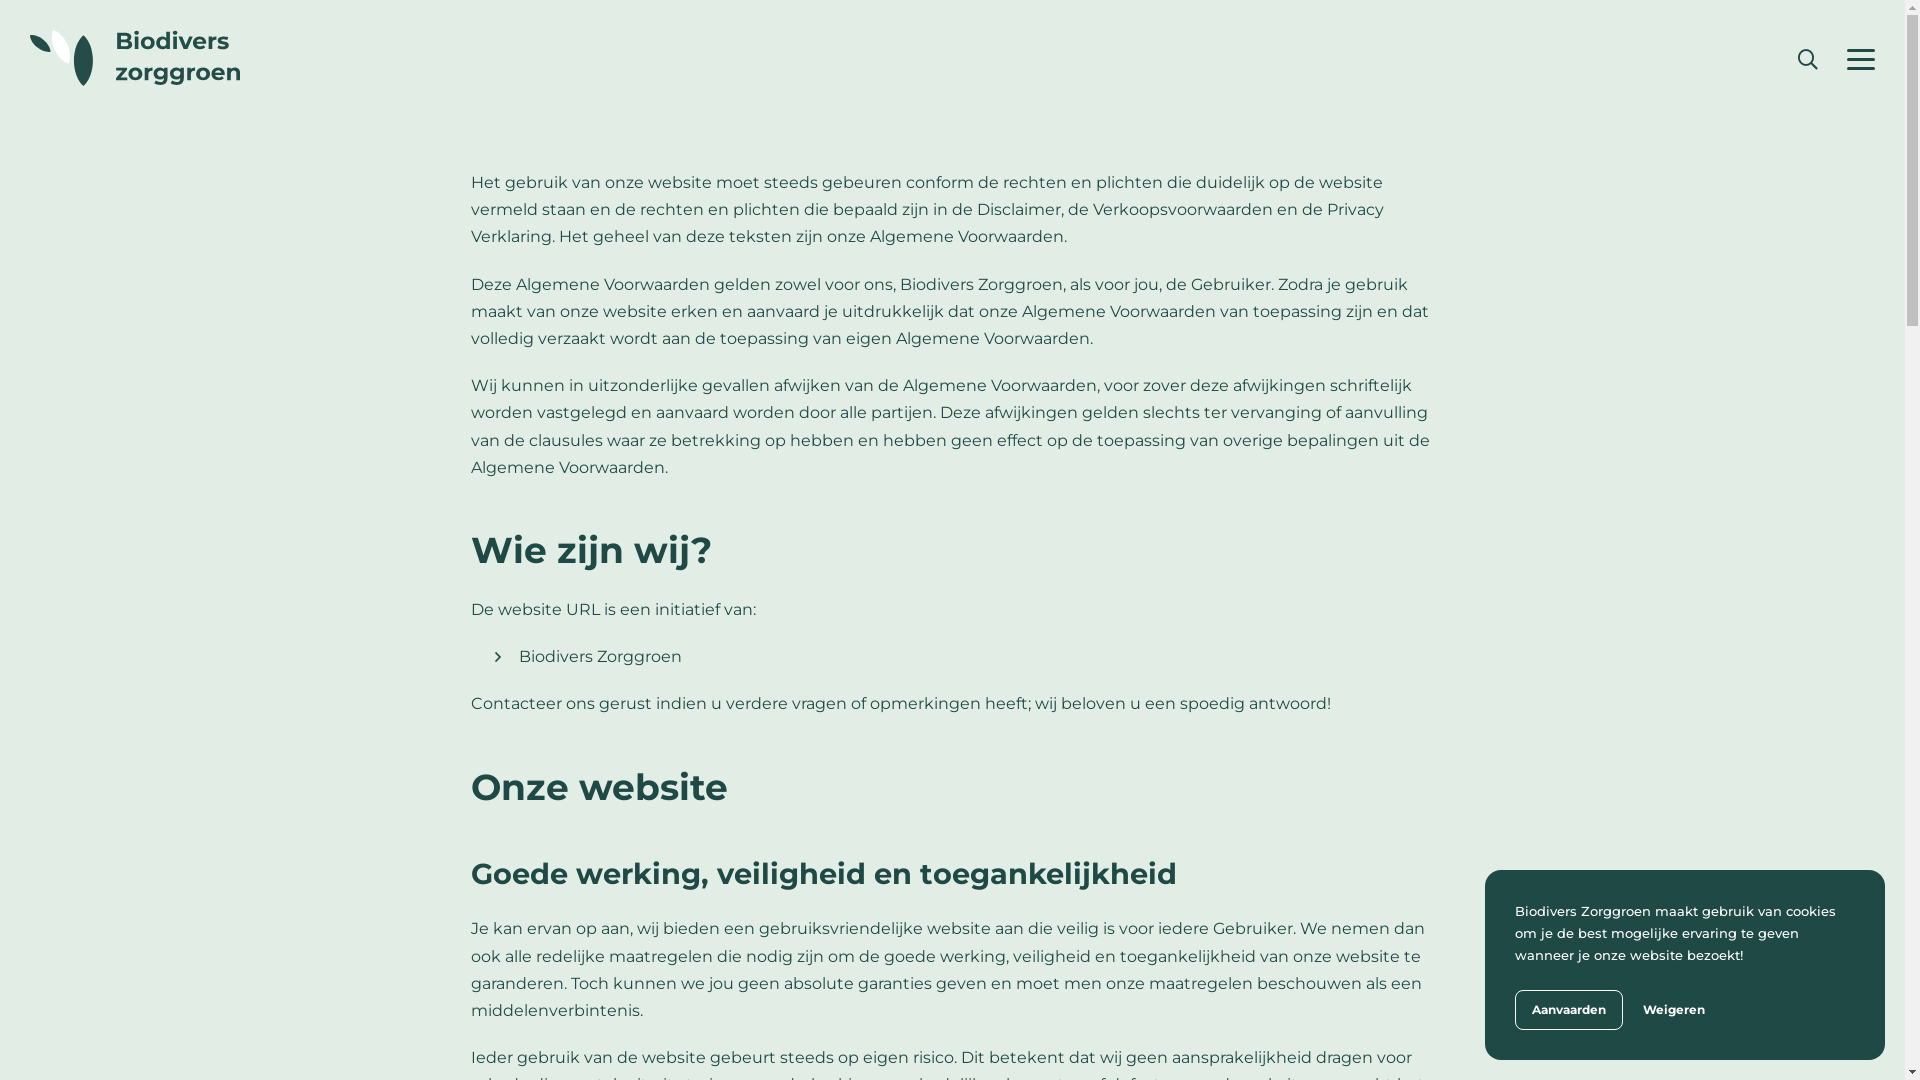  I want to click on 'Weigeren', so click(1642, 1010).